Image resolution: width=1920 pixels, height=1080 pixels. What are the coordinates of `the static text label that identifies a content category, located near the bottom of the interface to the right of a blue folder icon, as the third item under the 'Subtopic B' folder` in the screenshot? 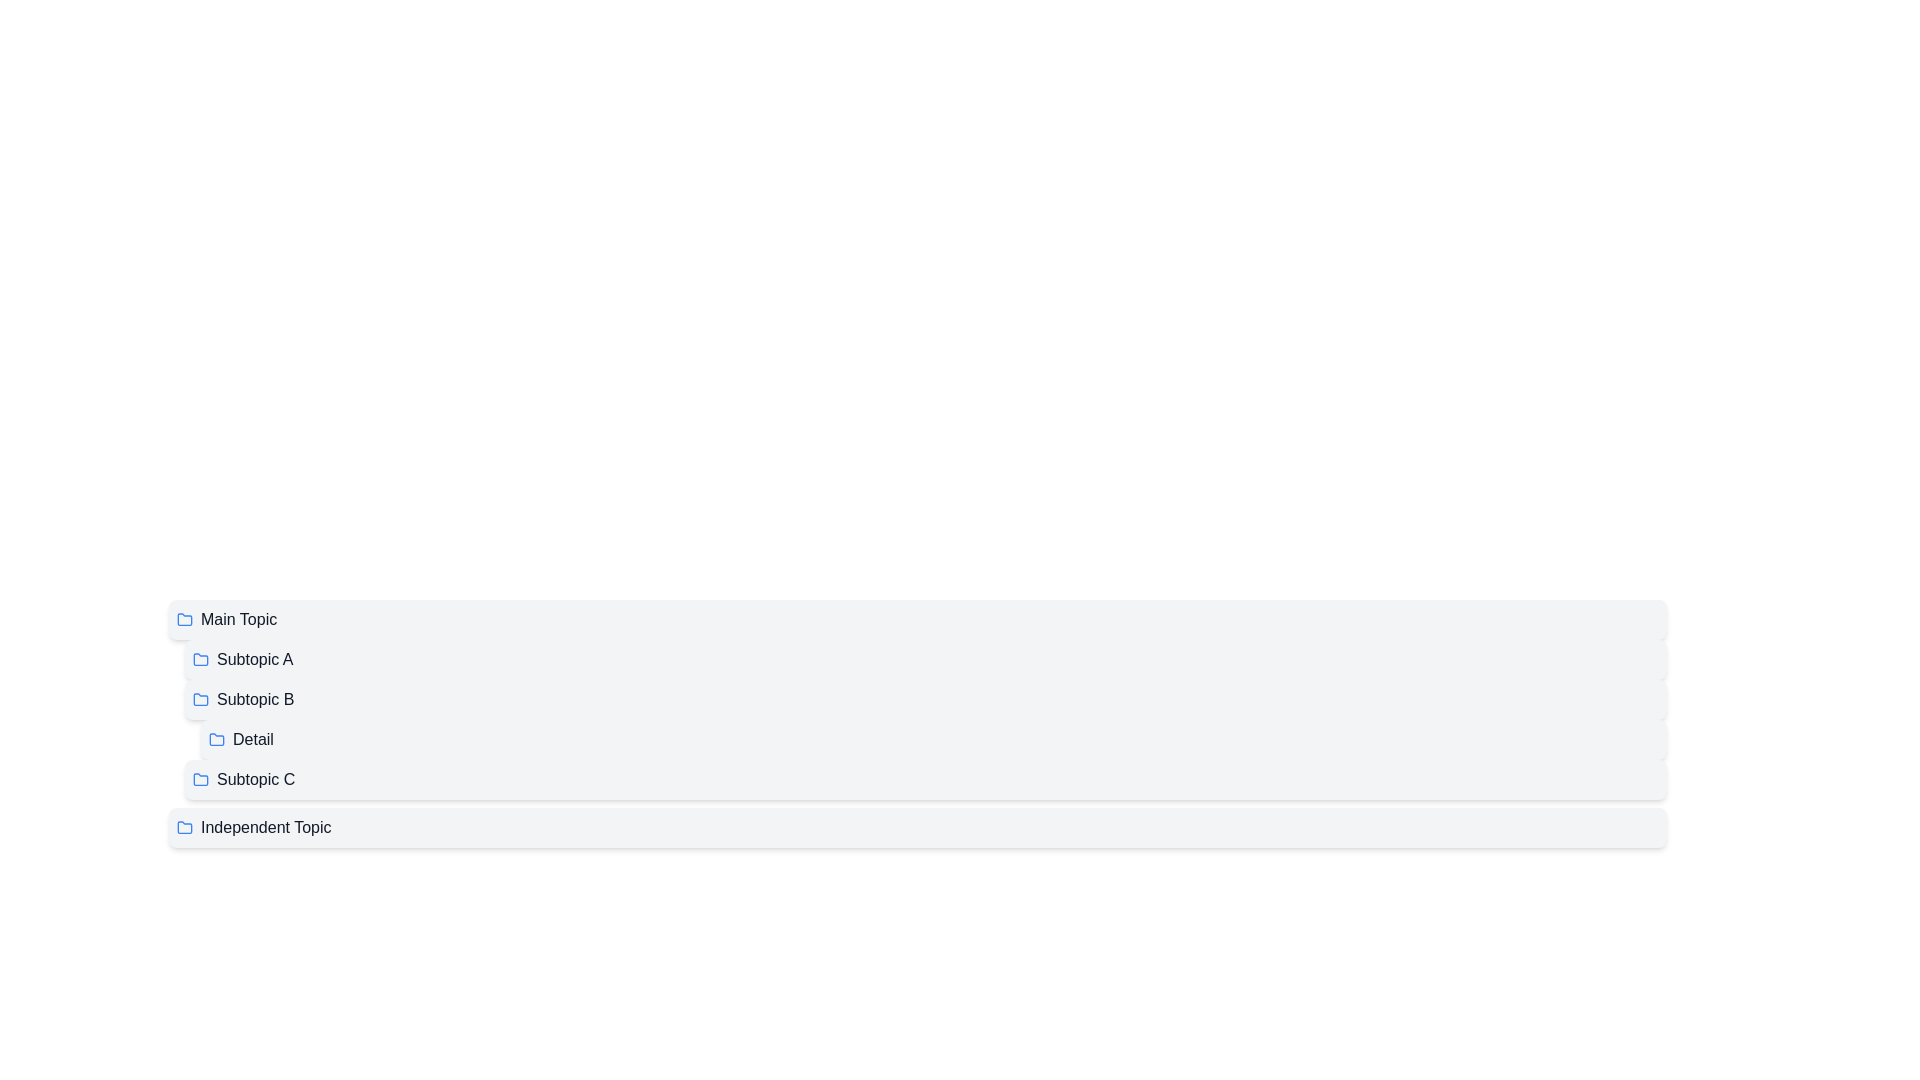 It's located at (255, 778).